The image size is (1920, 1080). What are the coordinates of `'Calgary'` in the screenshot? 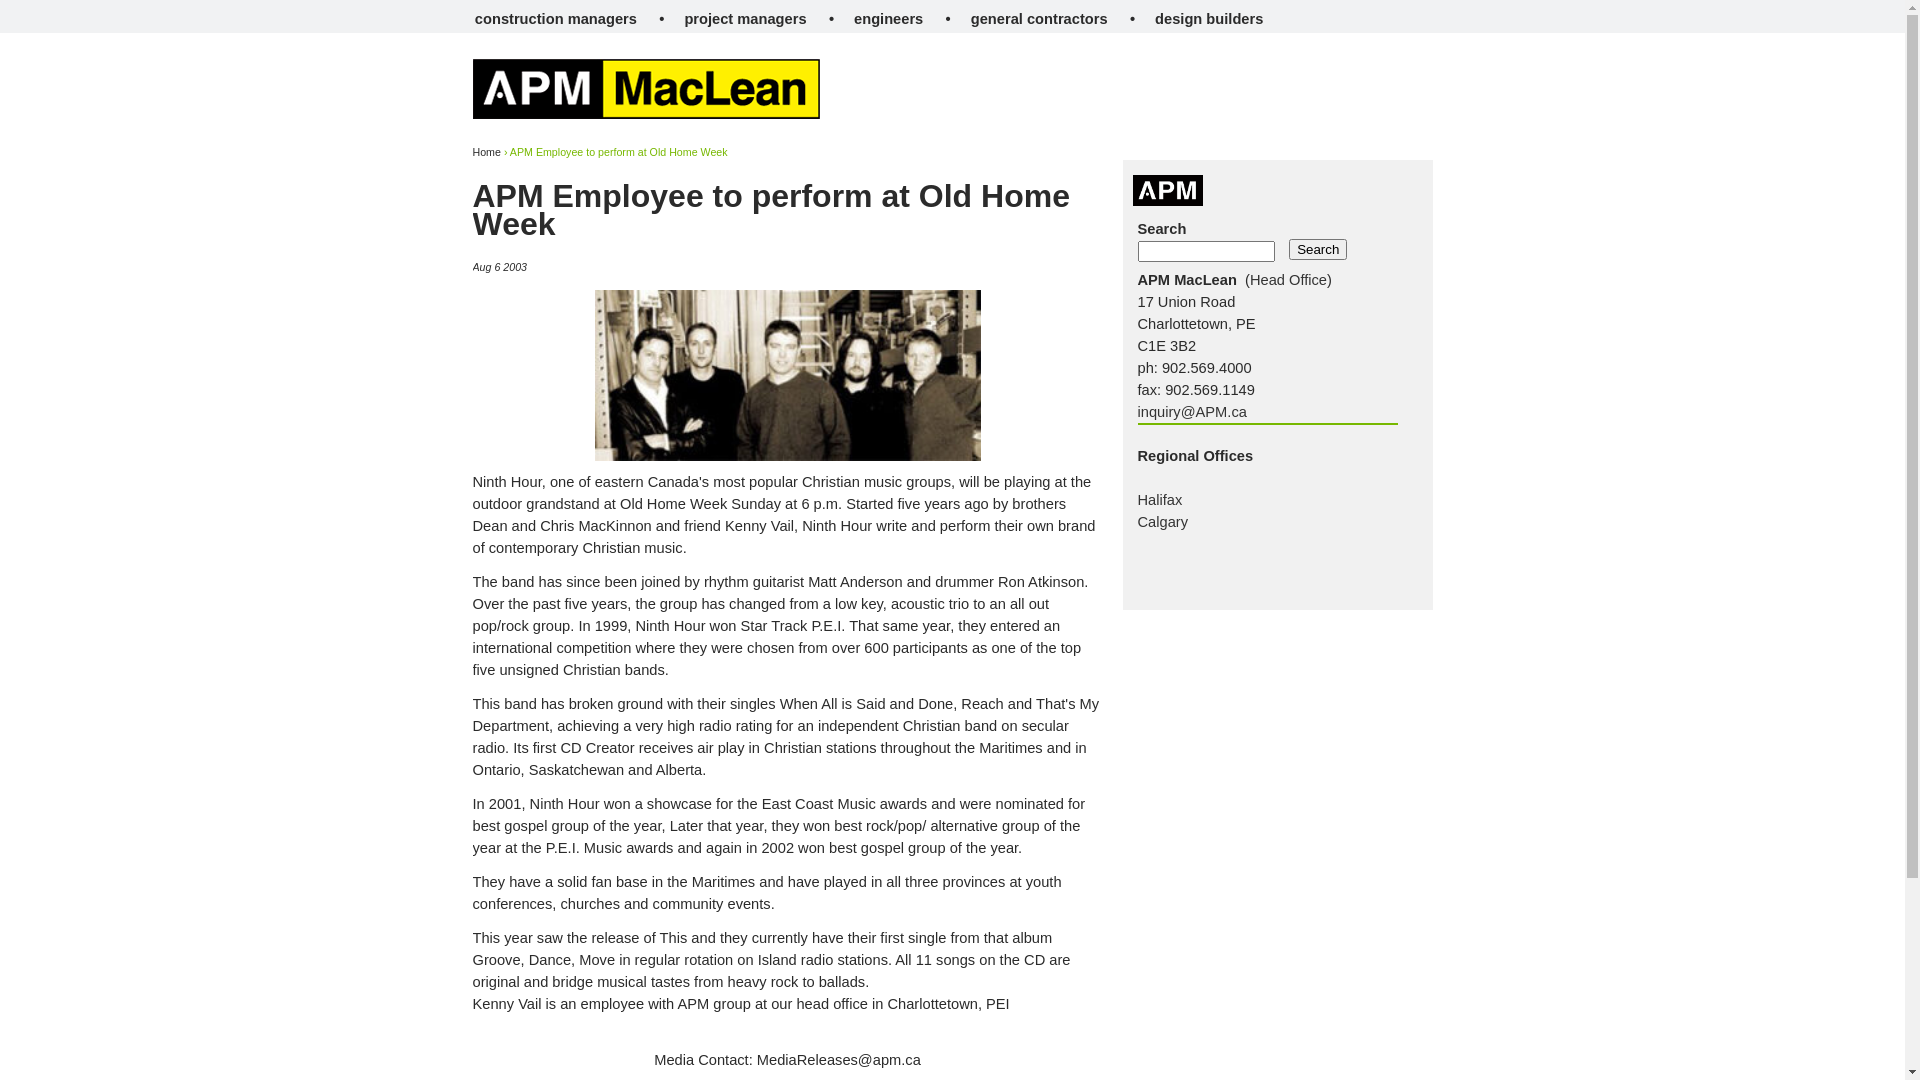 It's located at (1163, 520).